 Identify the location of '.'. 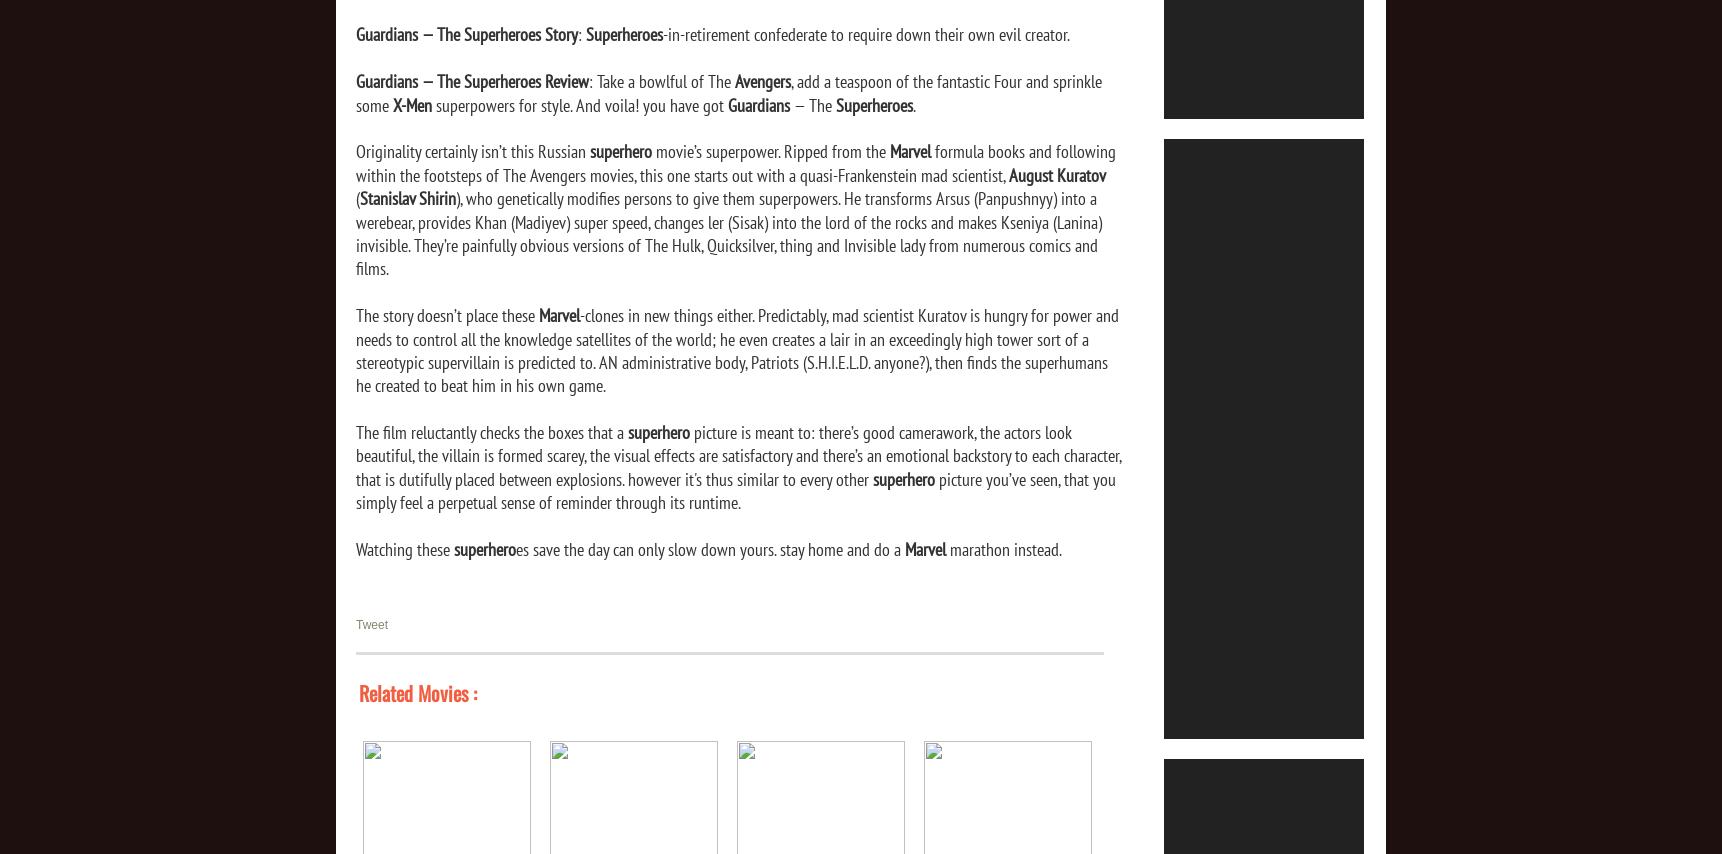
(913, 104).